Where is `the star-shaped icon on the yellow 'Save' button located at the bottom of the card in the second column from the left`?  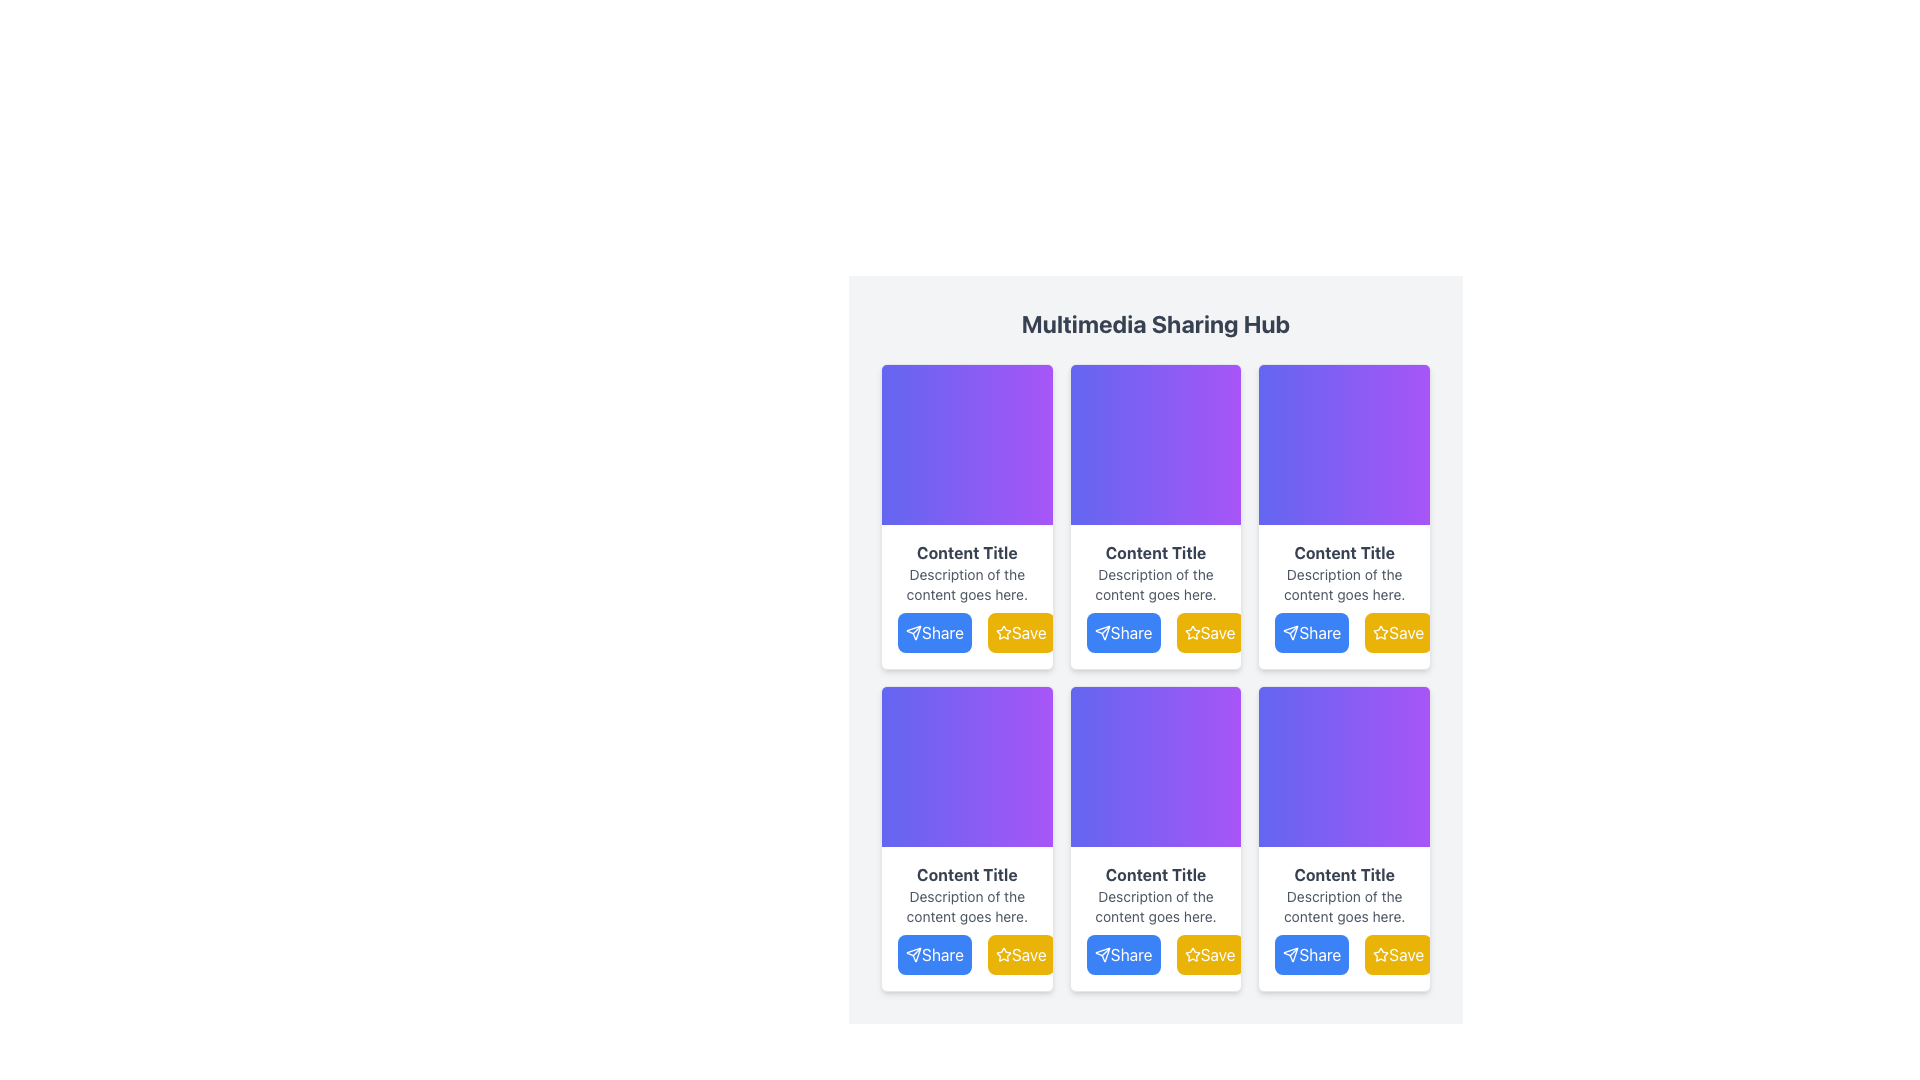
the star-shaped icon on the yellow 'Save' button located at the bottom of the card in the second column from the left is located at coordinates (1192, 954).